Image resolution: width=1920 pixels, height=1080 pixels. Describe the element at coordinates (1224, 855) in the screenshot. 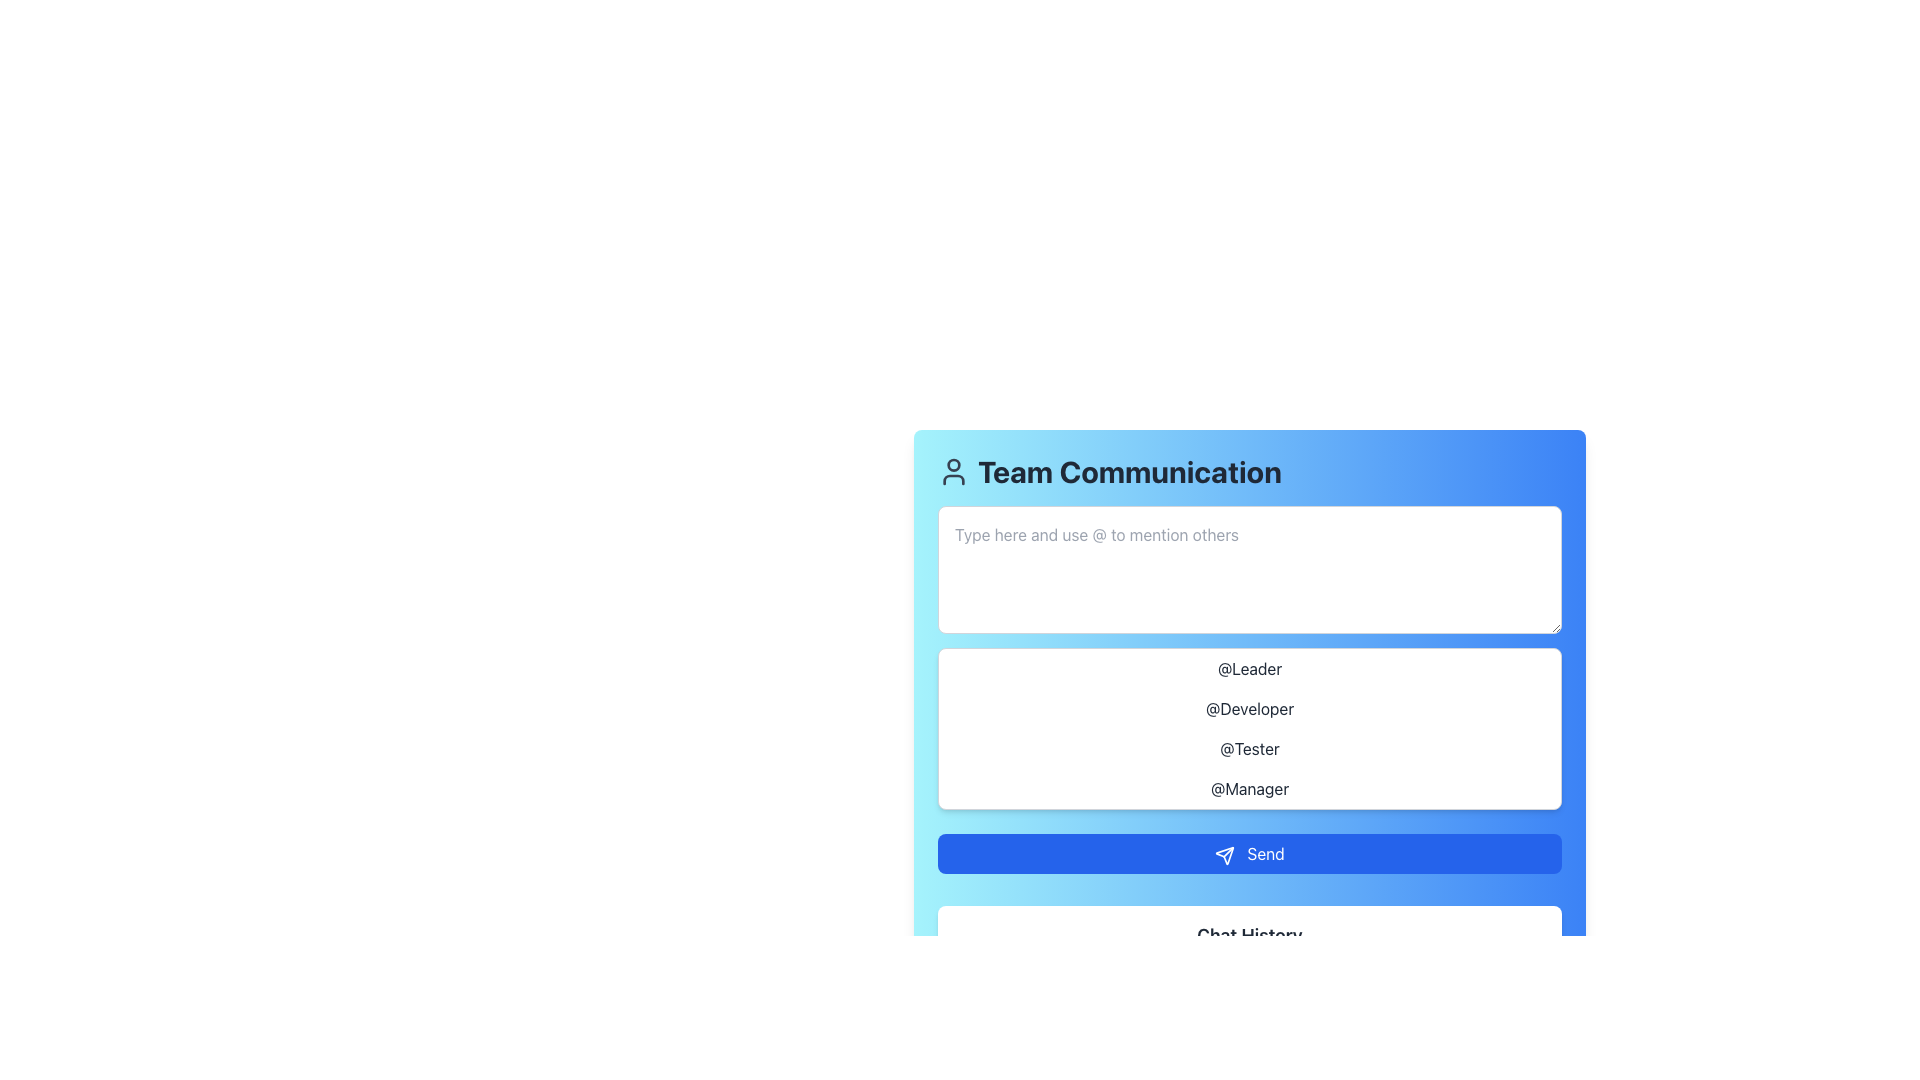

I see `the paper plane icon within the button used for dispatching messages in the team communication interface` at that location.